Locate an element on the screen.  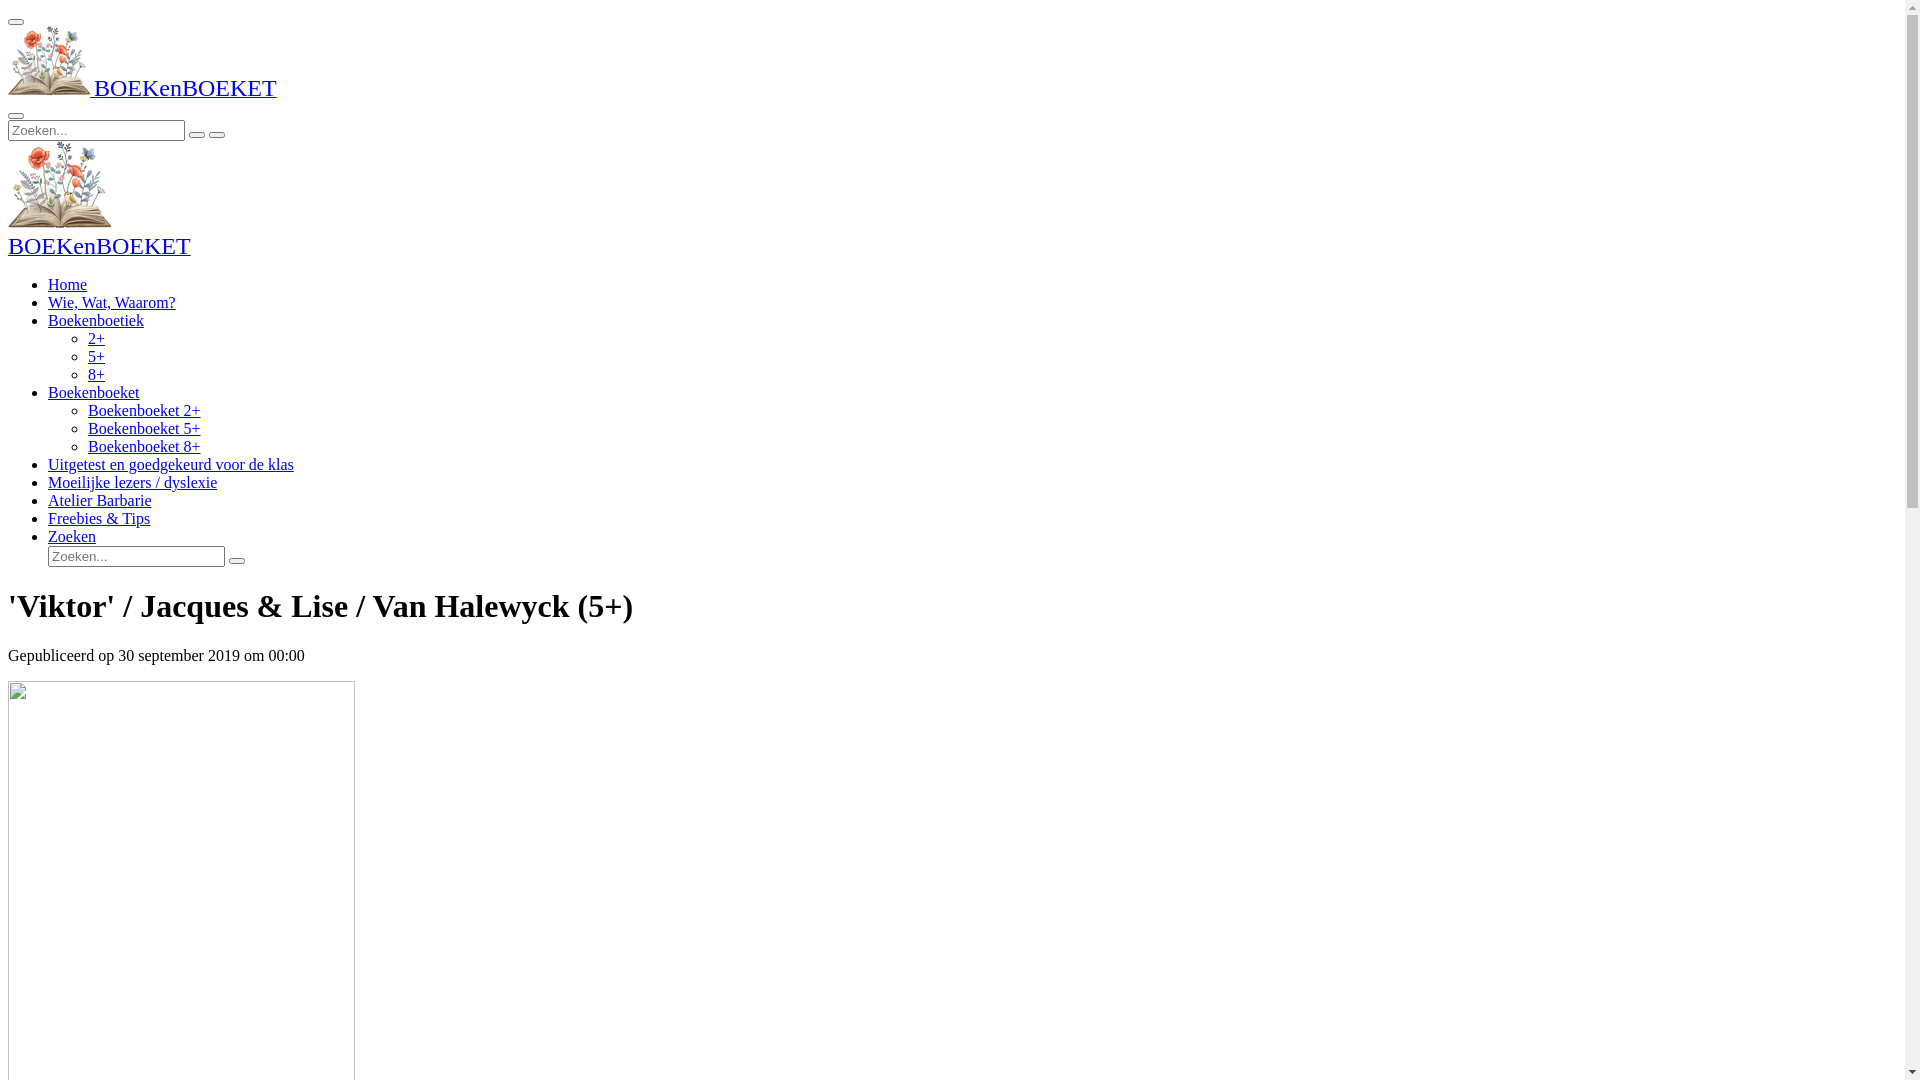
'Freebies & Tips' is located at coordinates (98, 517).